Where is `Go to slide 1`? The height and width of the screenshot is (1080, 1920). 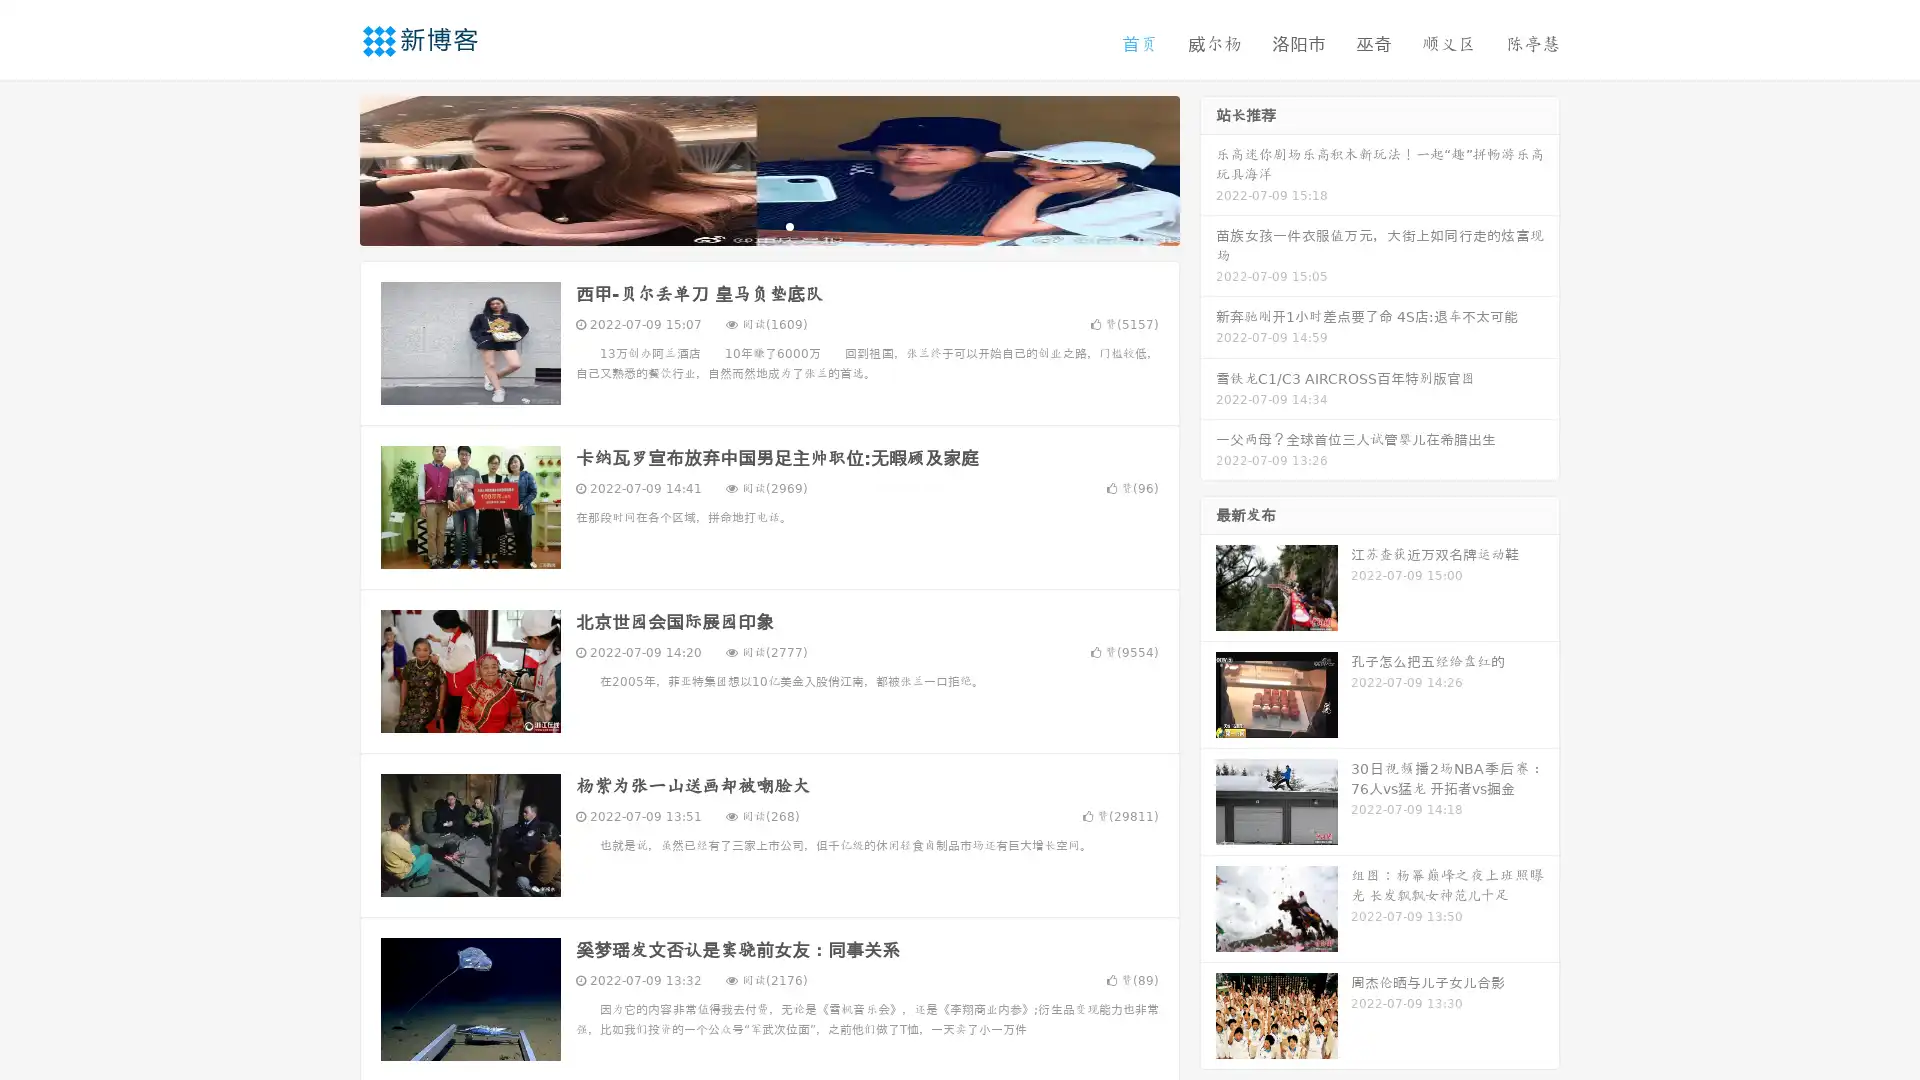
Go to slide 1 is located at coordinates (748, 225).